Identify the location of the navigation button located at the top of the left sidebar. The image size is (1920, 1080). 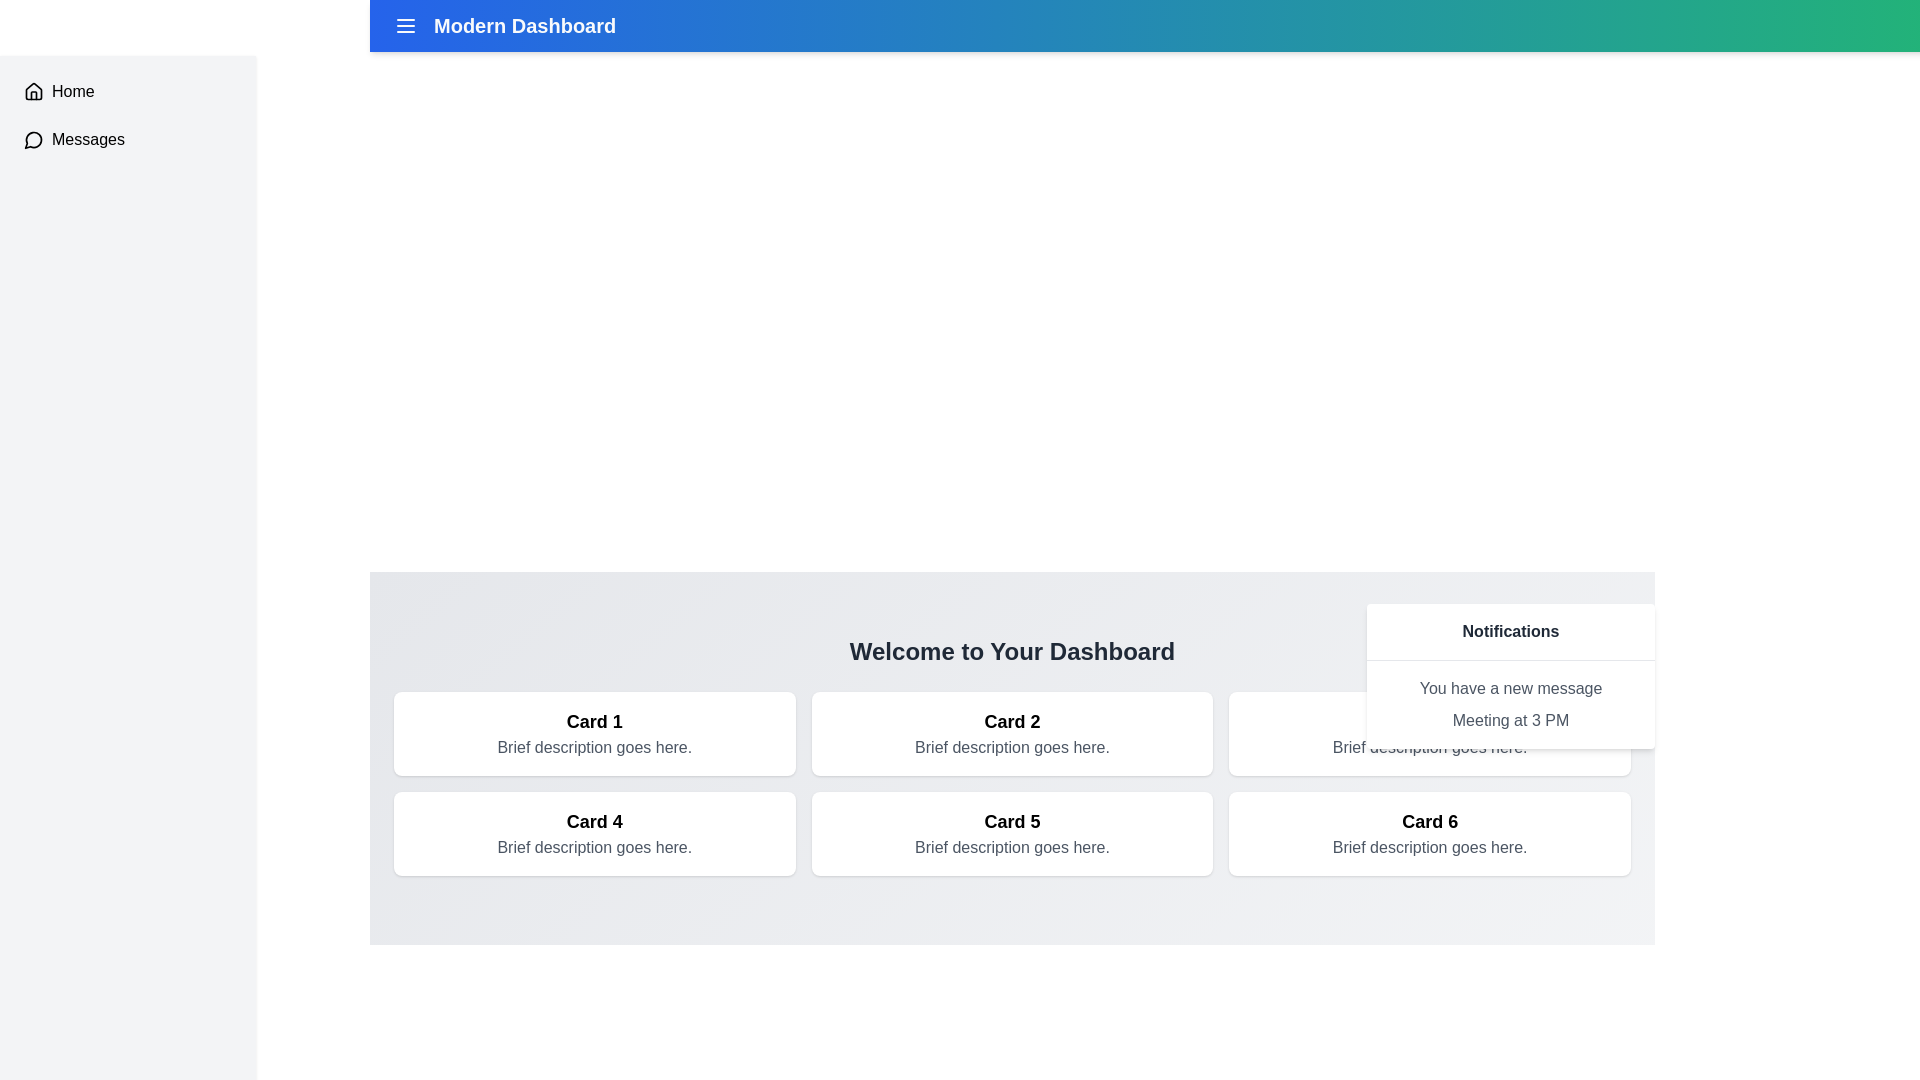
(127, 92).